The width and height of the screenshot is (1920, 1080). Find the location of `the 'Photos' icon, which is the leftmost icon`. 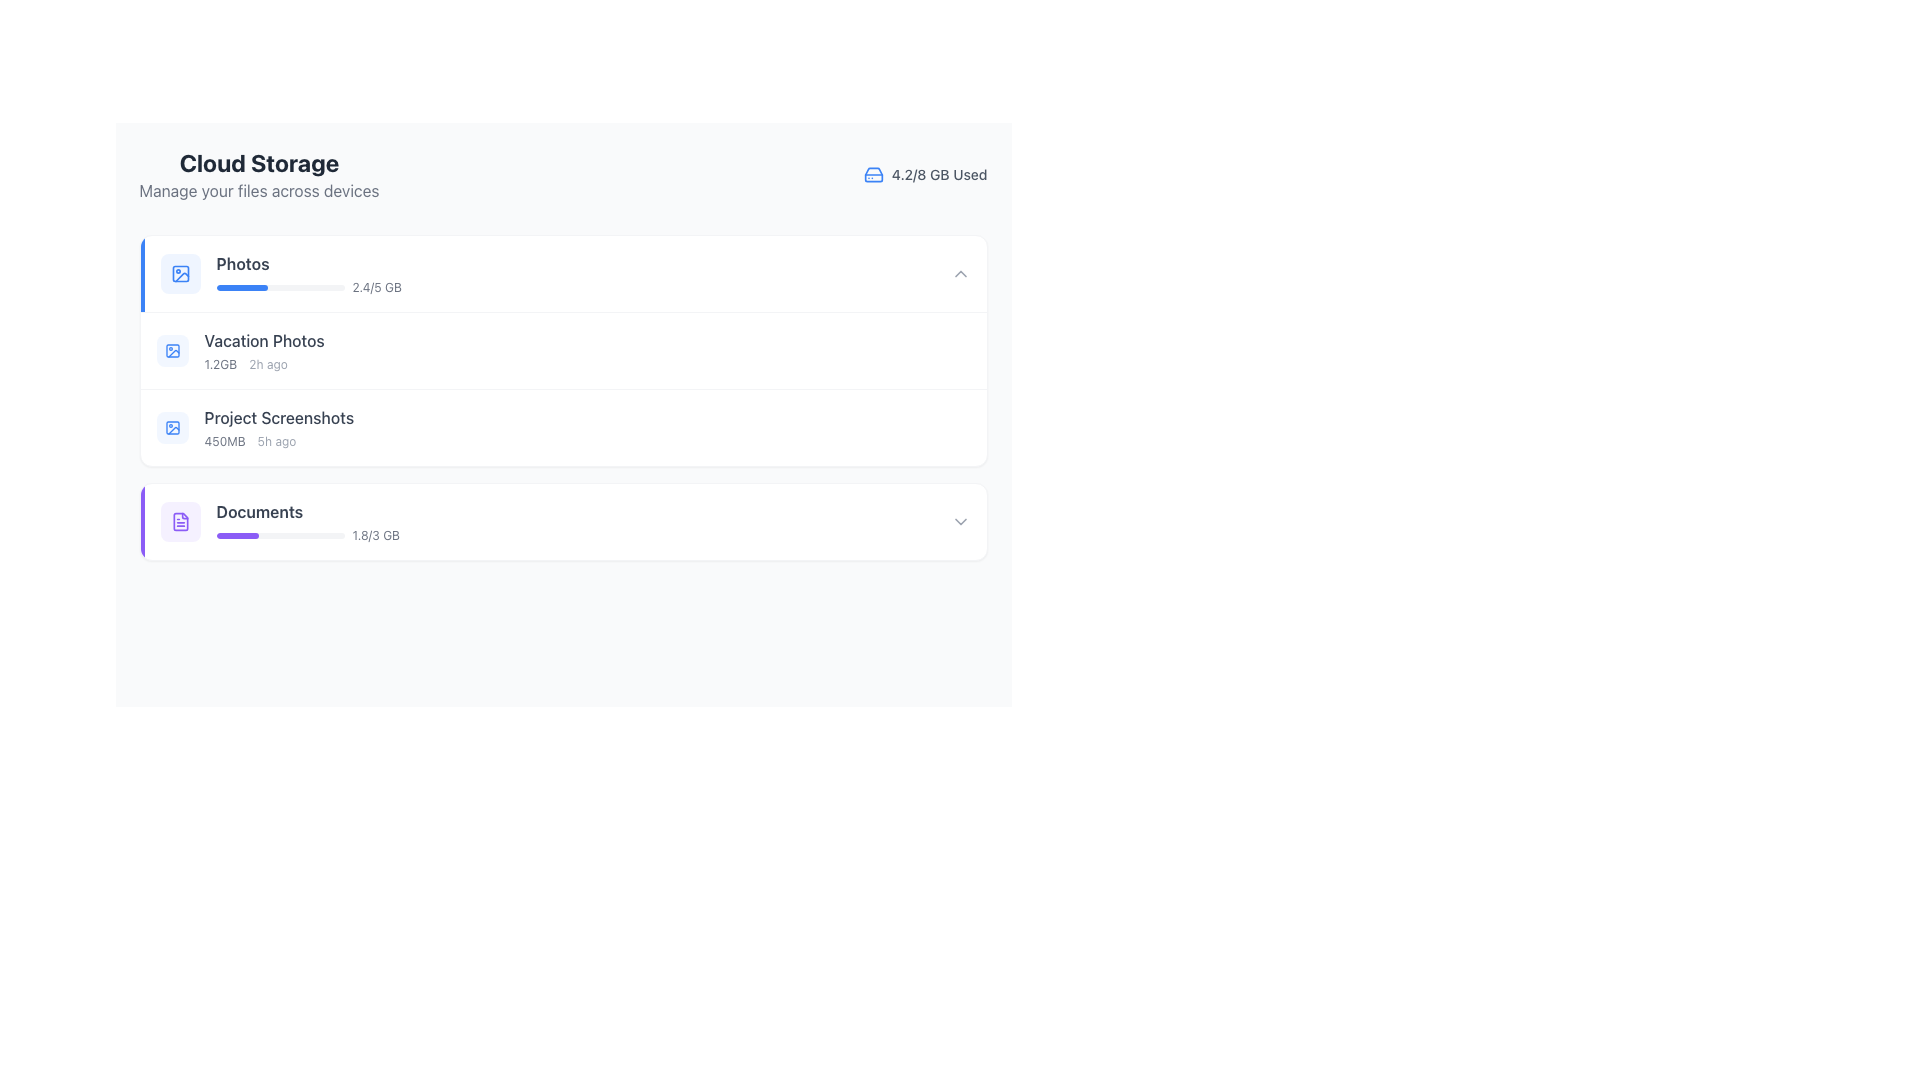

the 'Photos' icon, which is the leftmost icon is located at coordinates (180, 273).